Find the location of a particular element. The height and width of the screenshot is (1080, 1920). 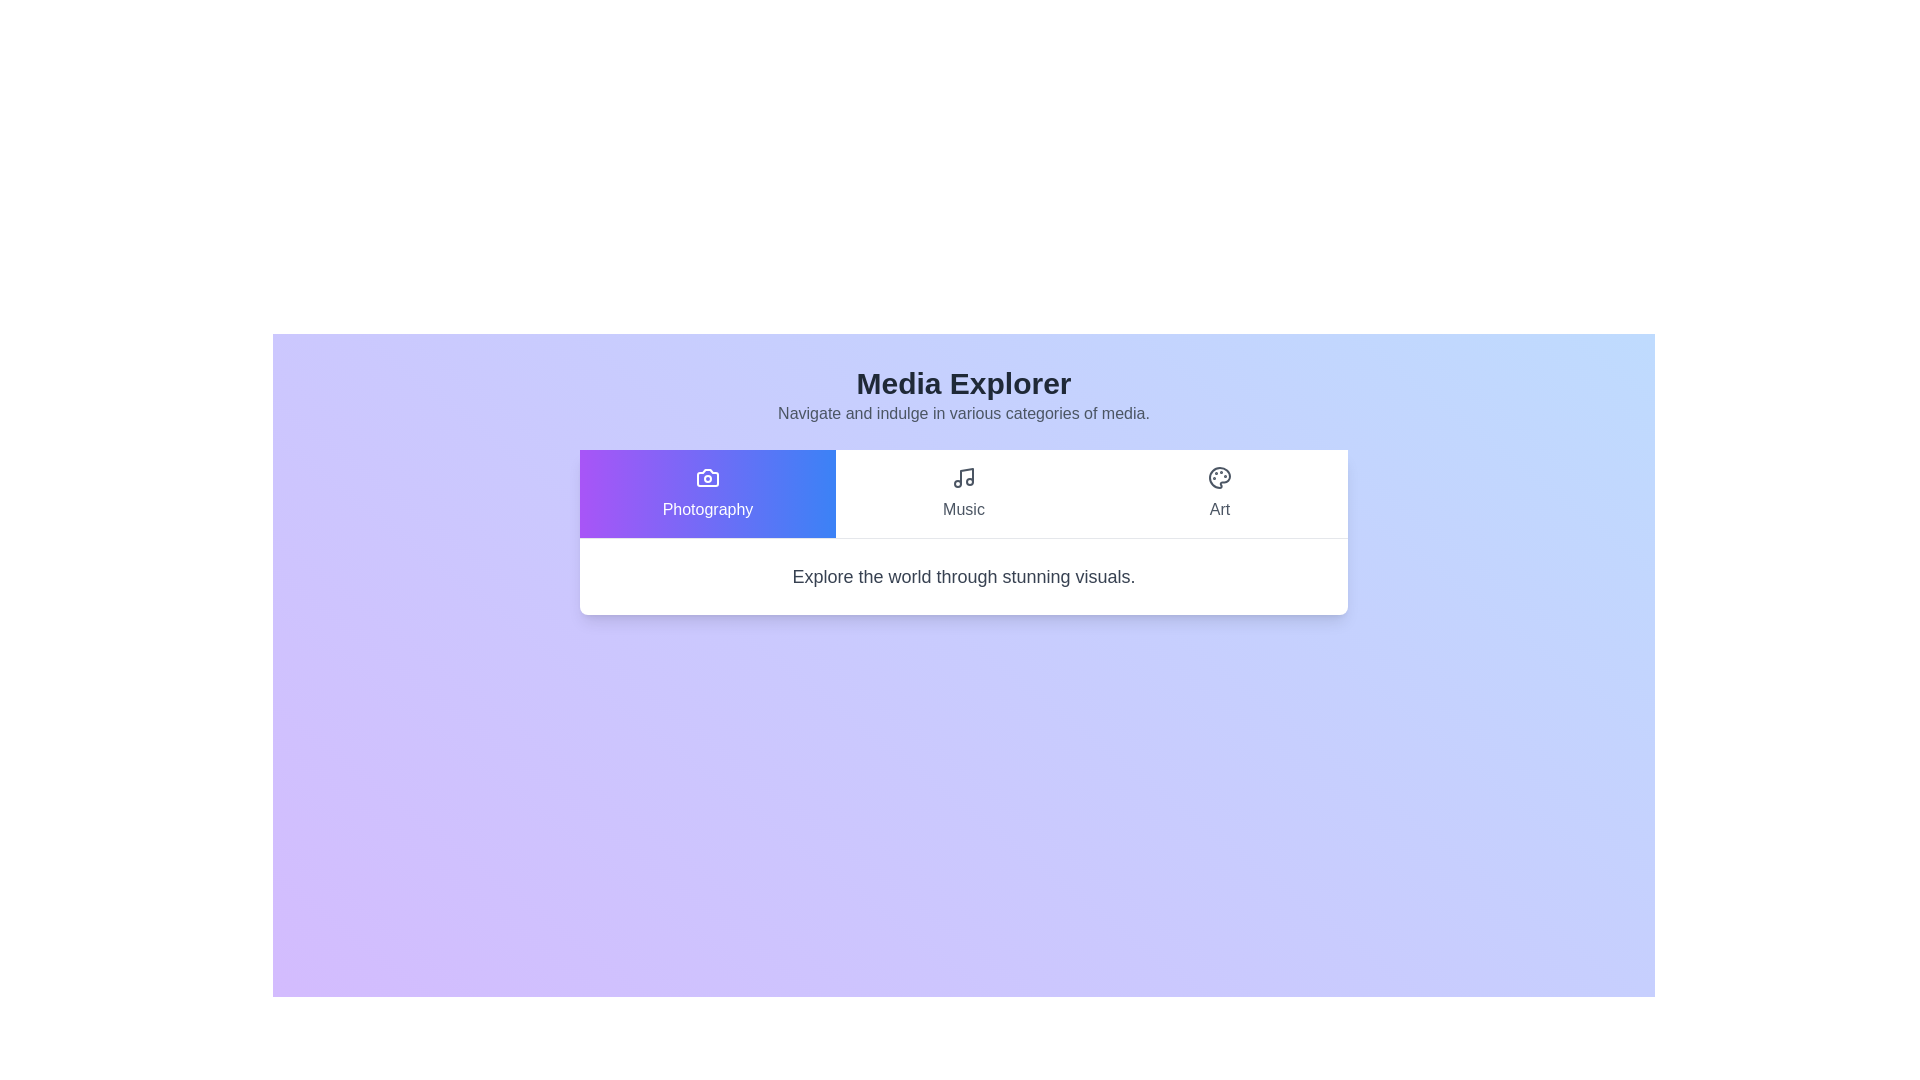

the 'Music' tab to view its content is located at coordinates (964, 493).